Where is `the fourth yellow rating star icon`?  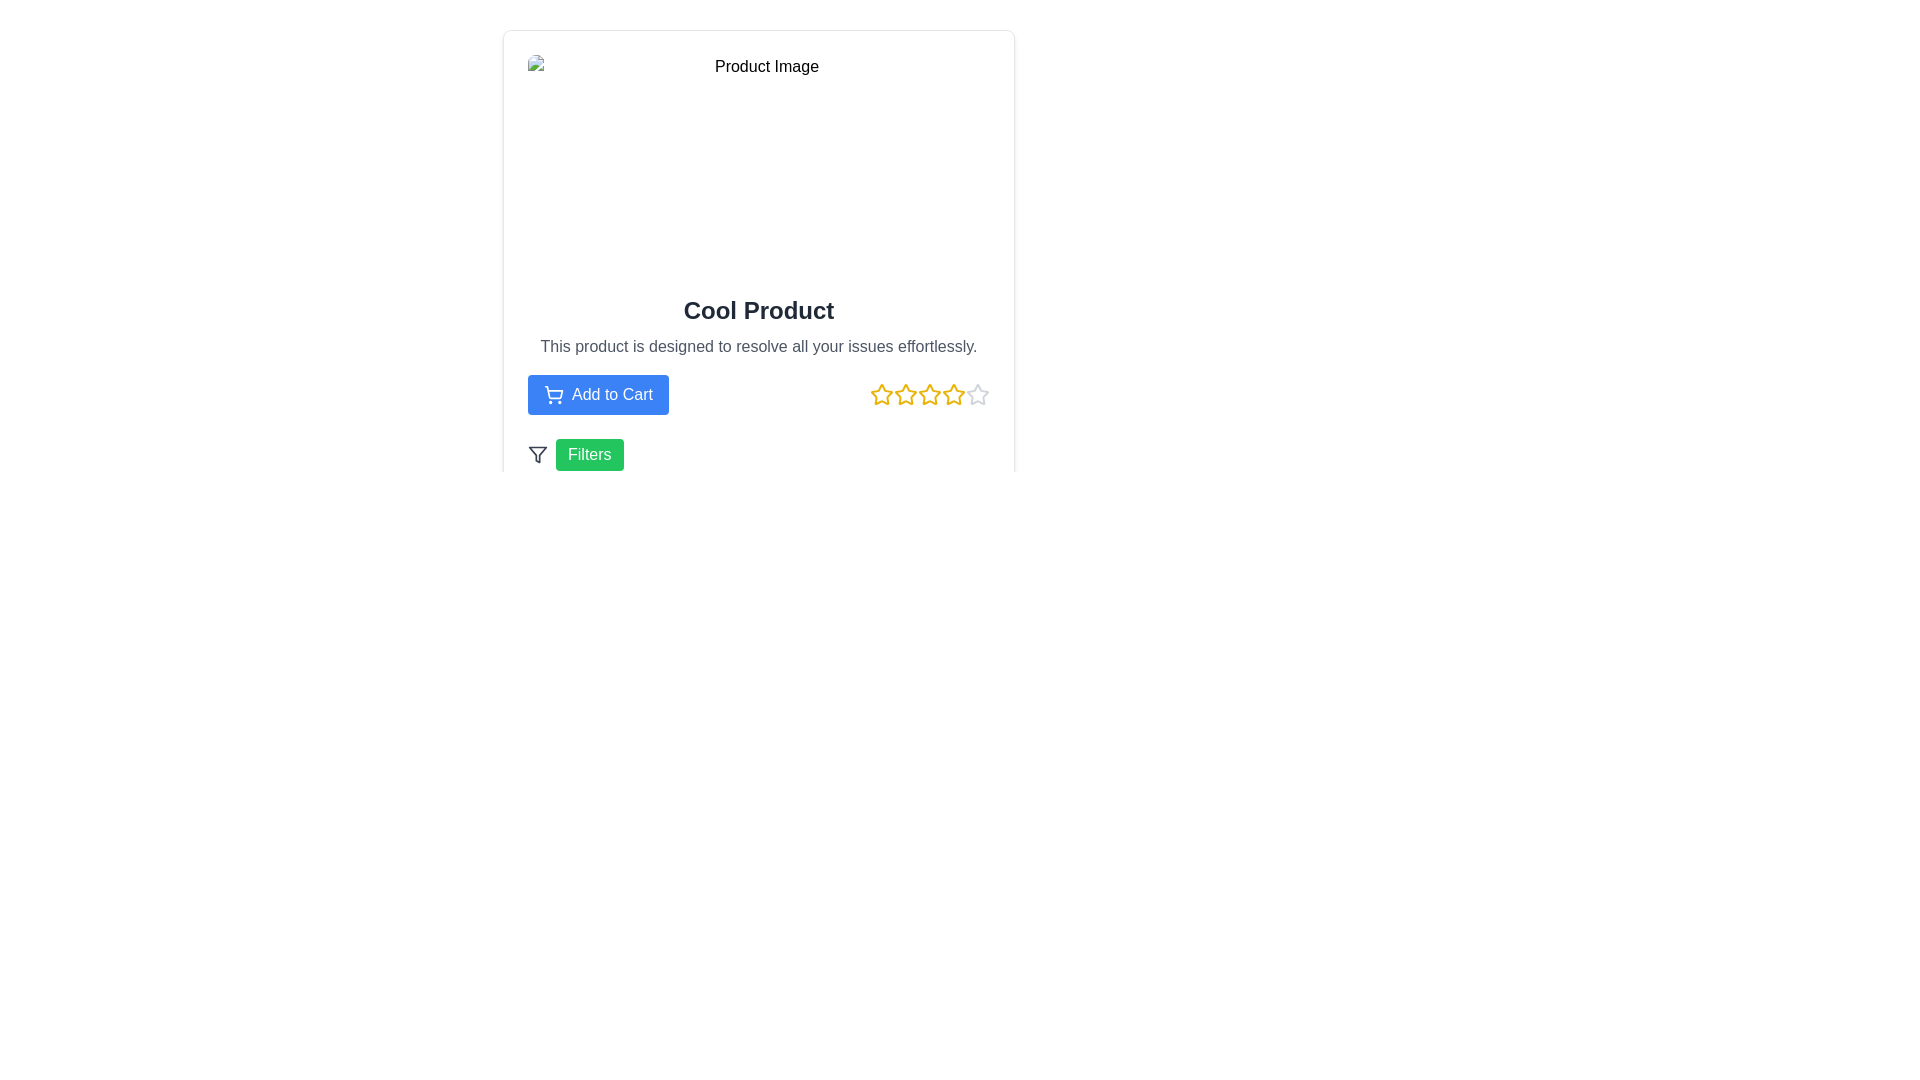
the fourth yellow rating star icon is located at coordinates (929, 394).